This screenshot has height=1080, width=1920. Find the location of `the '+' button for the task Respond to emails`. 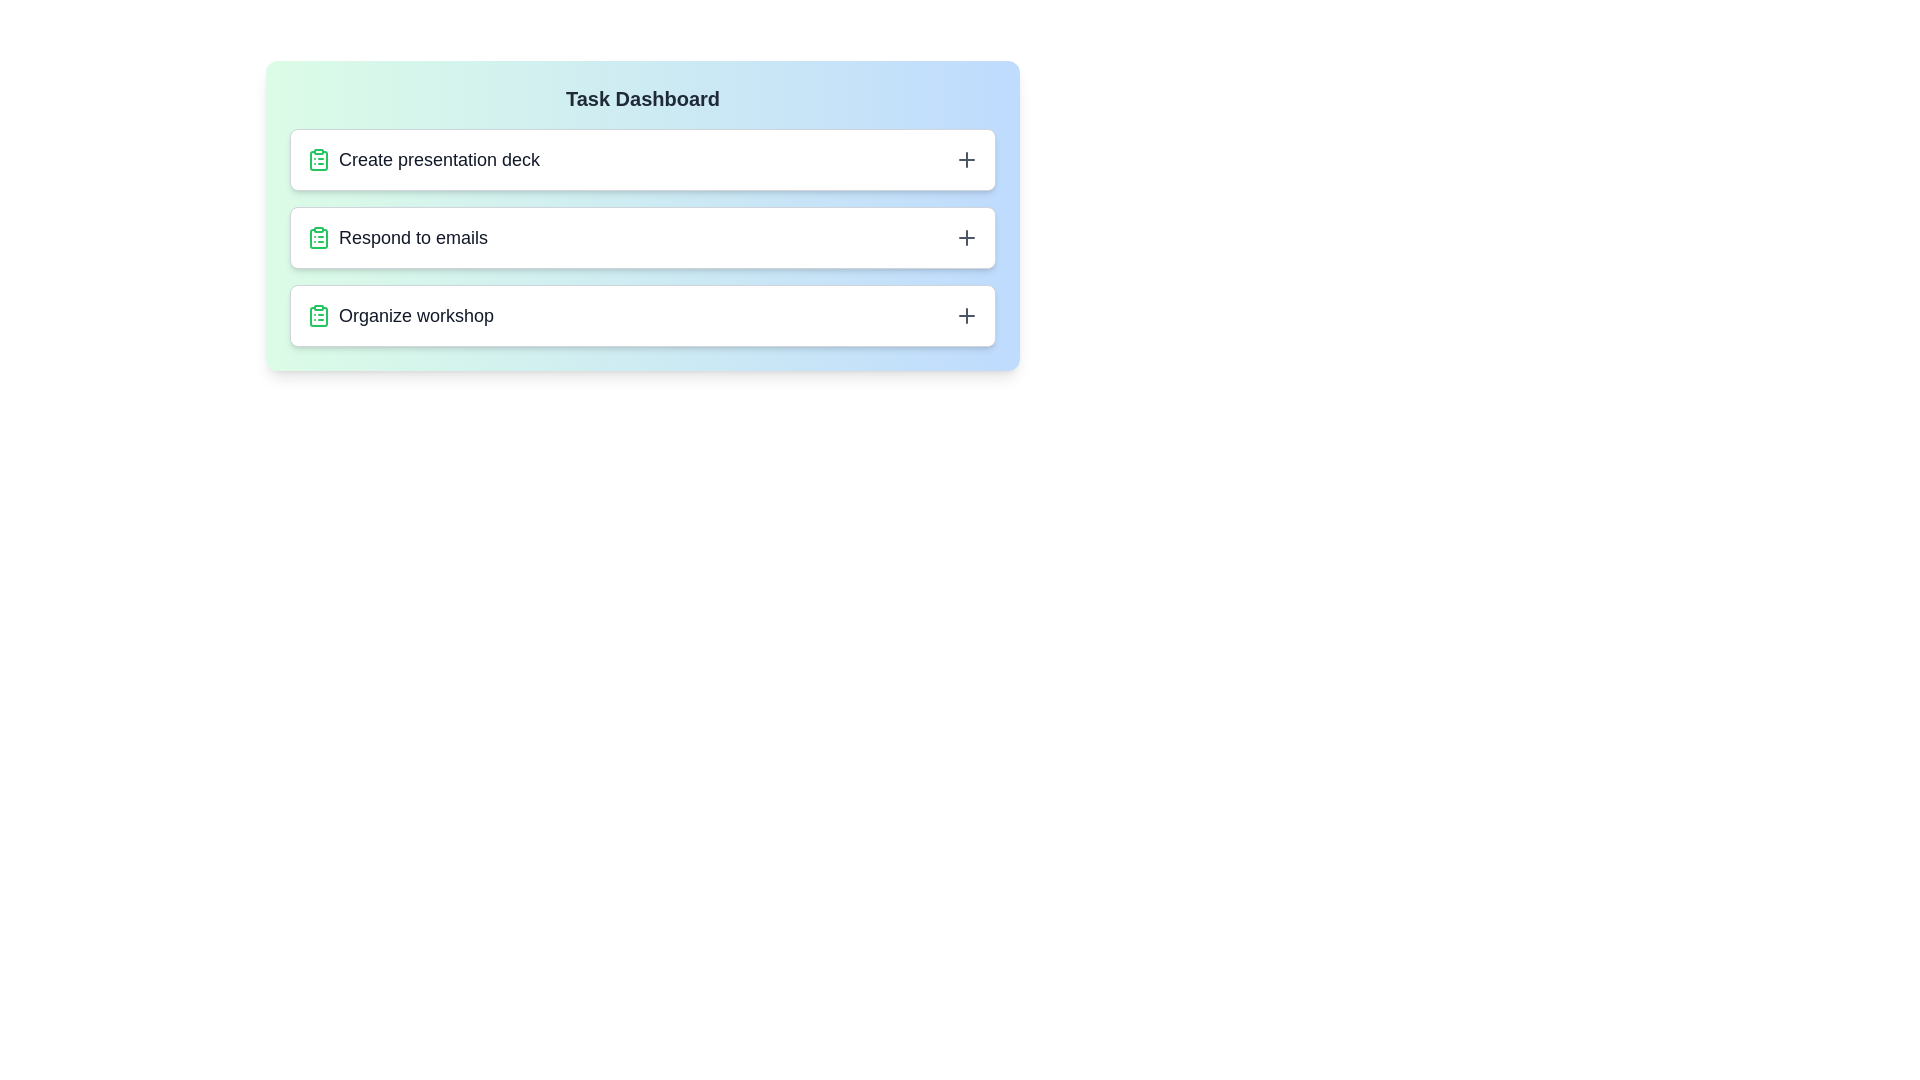

the '+' button for the task Respond to emails is located at coordinates (966, 237).